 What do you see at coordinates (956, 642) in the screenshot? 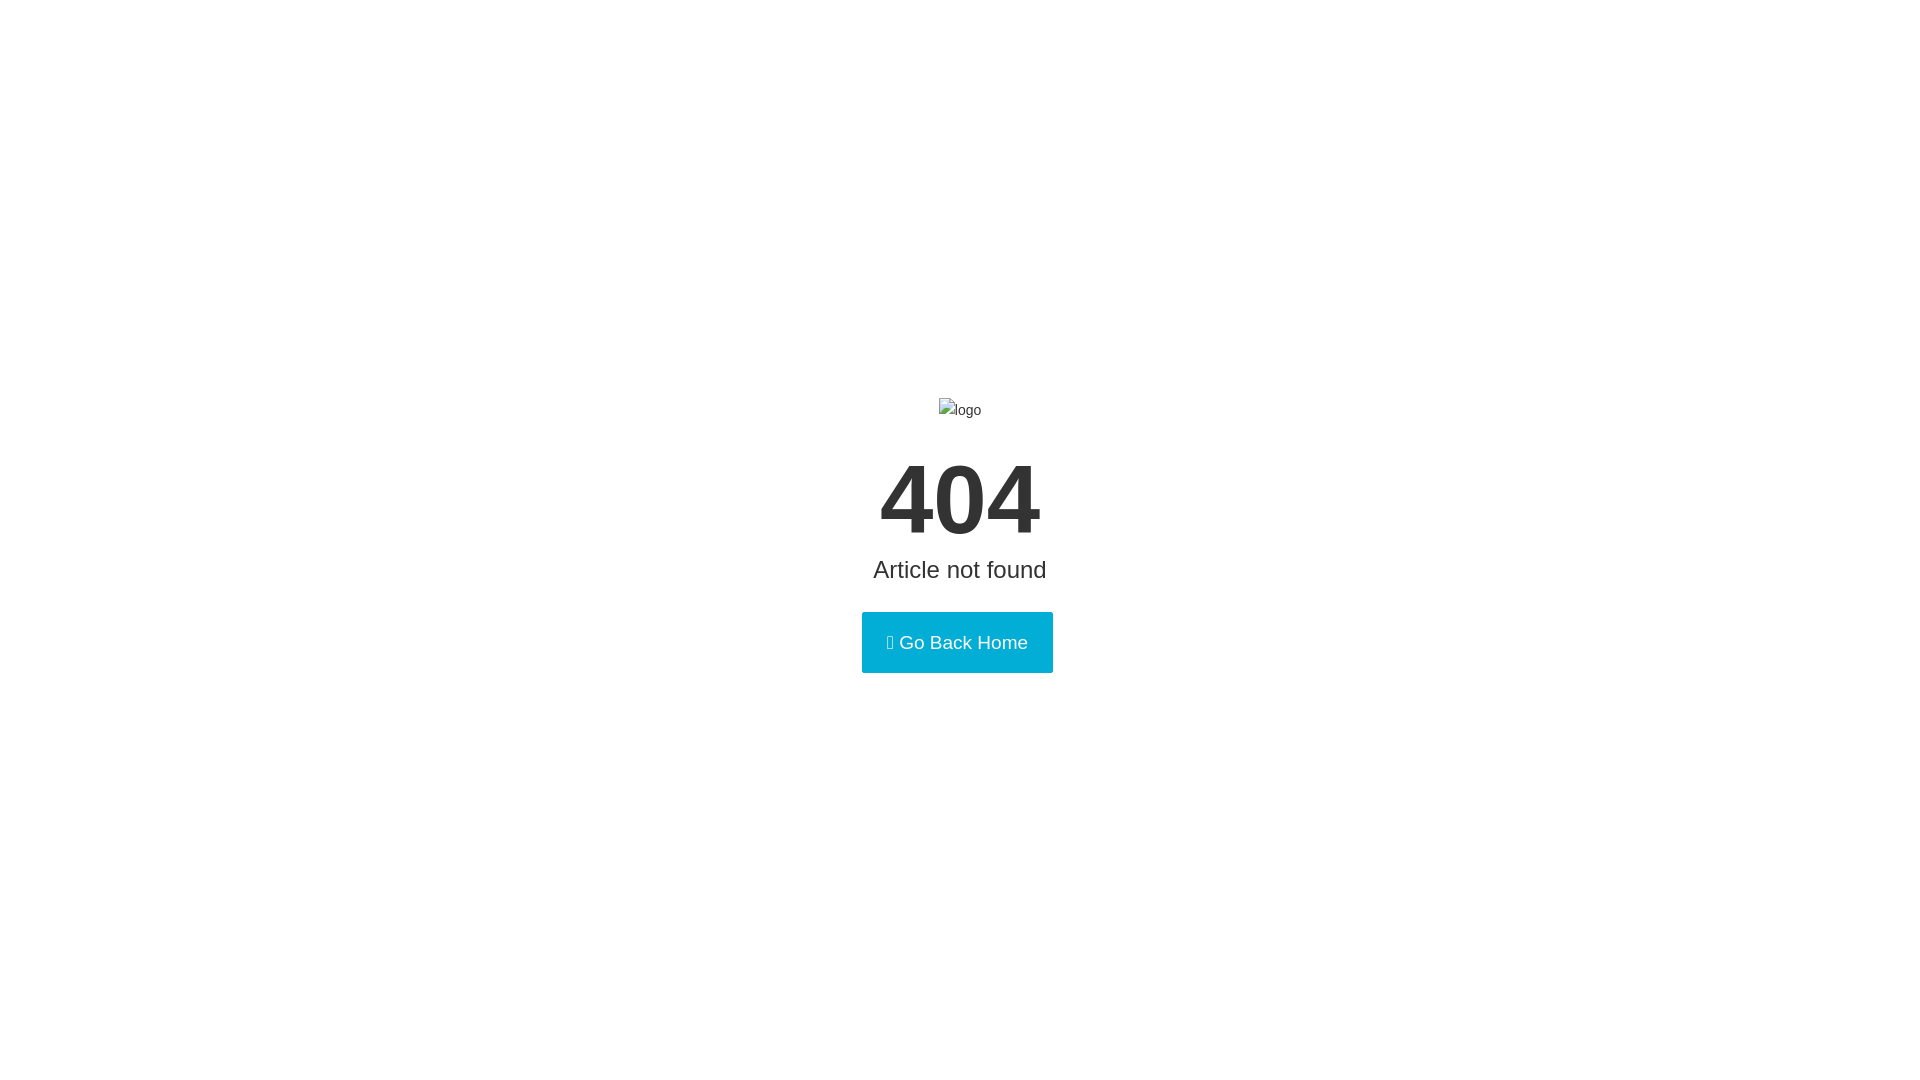
I see `'Go Back Home'` at bounding box center [956, 642].